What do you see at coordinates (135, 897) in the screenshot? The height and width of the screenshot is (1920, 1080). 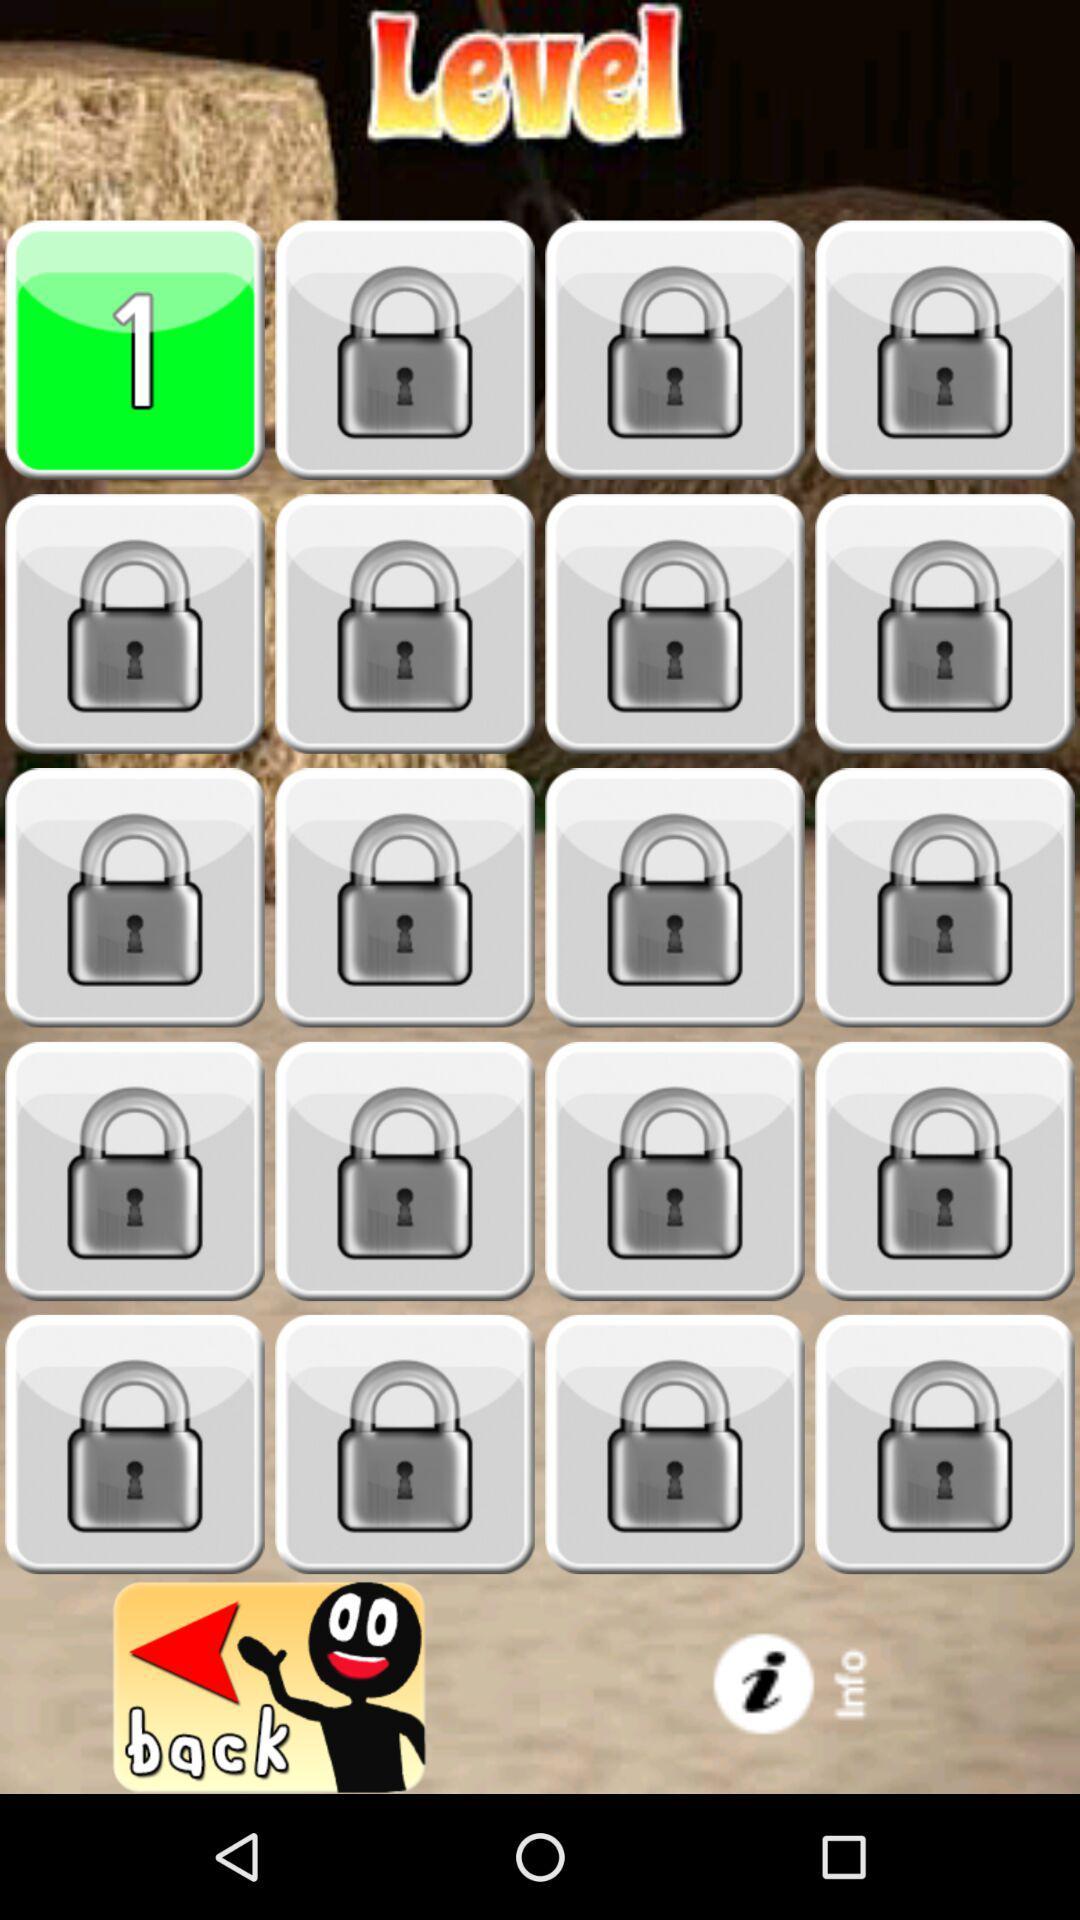 I see `unlock this level` at bounding box center [135, 897].